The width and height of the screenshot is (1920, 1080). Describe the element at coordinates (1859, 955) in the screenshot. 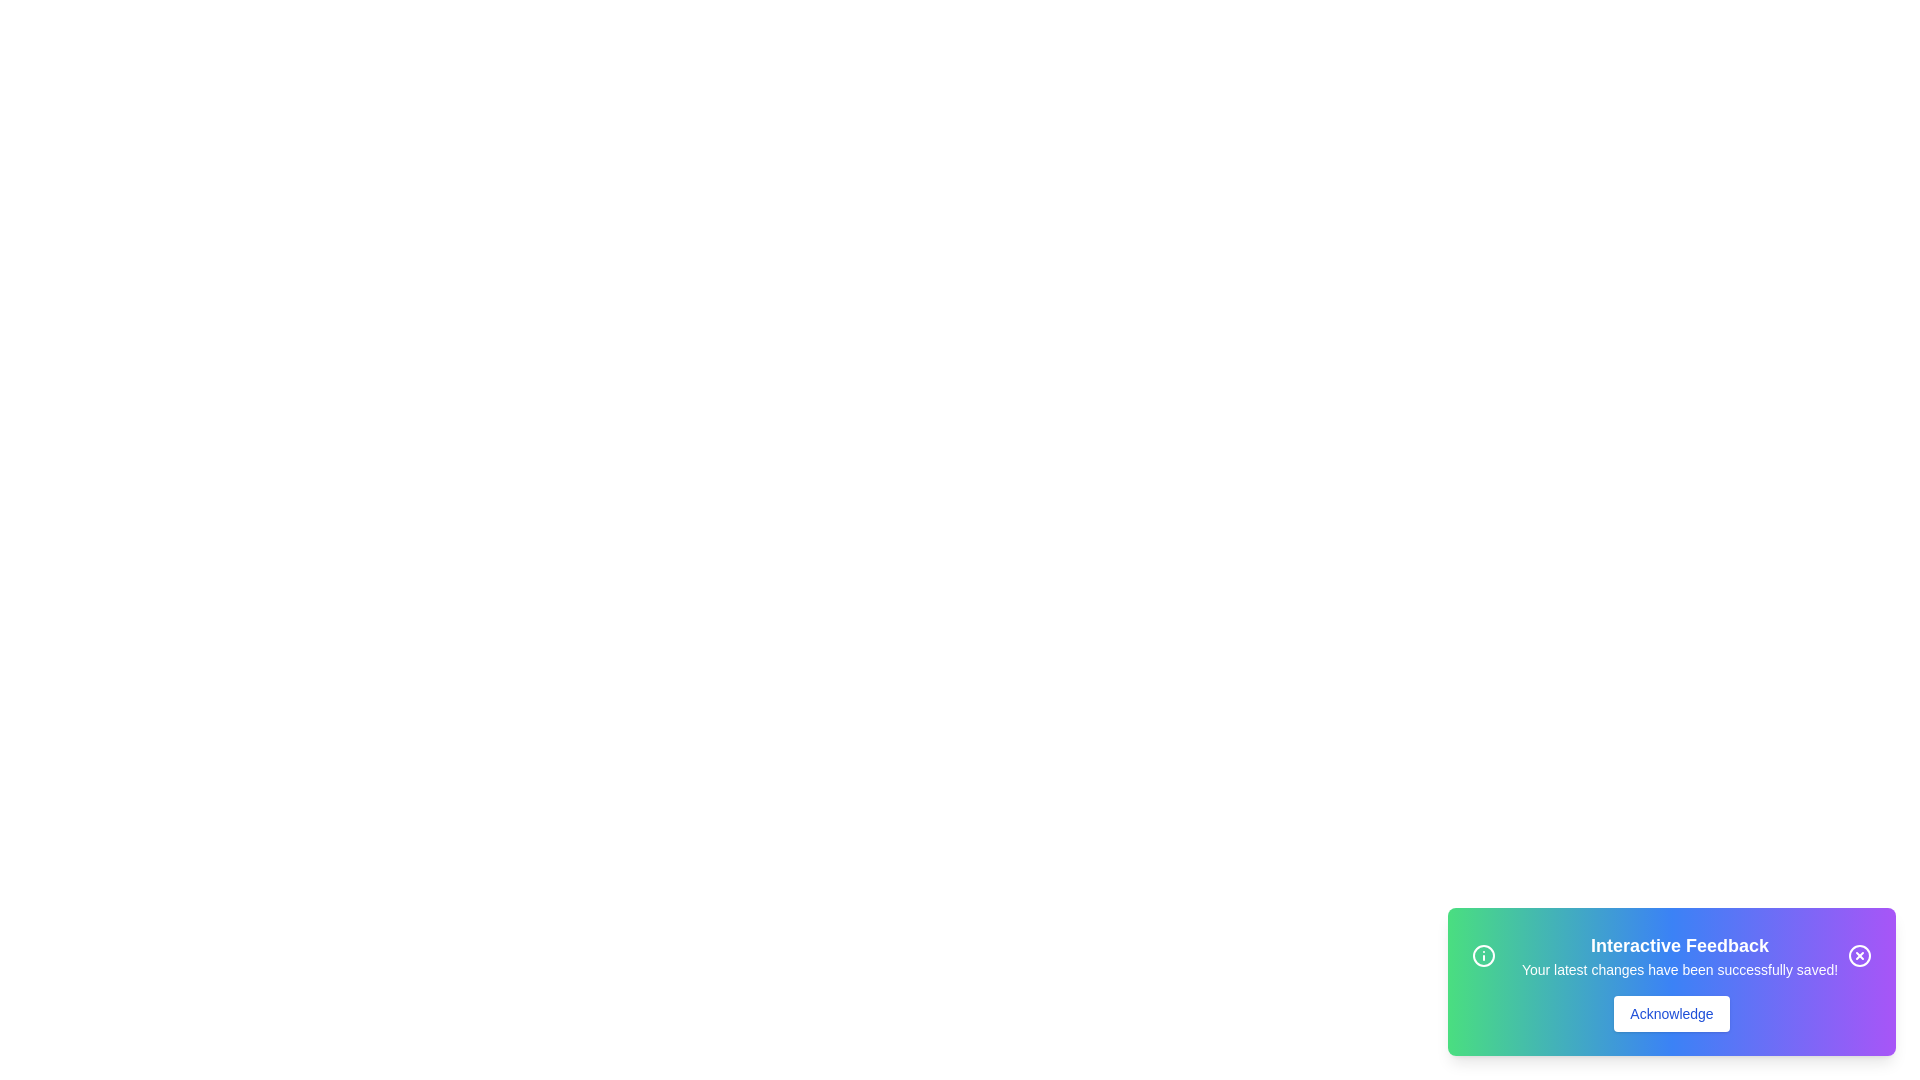

I see `the decorative vector graphic circle located in the bottom-right corner of the notification panel, which is part of an icon associated with the 'Acknowledge' button` at that location.